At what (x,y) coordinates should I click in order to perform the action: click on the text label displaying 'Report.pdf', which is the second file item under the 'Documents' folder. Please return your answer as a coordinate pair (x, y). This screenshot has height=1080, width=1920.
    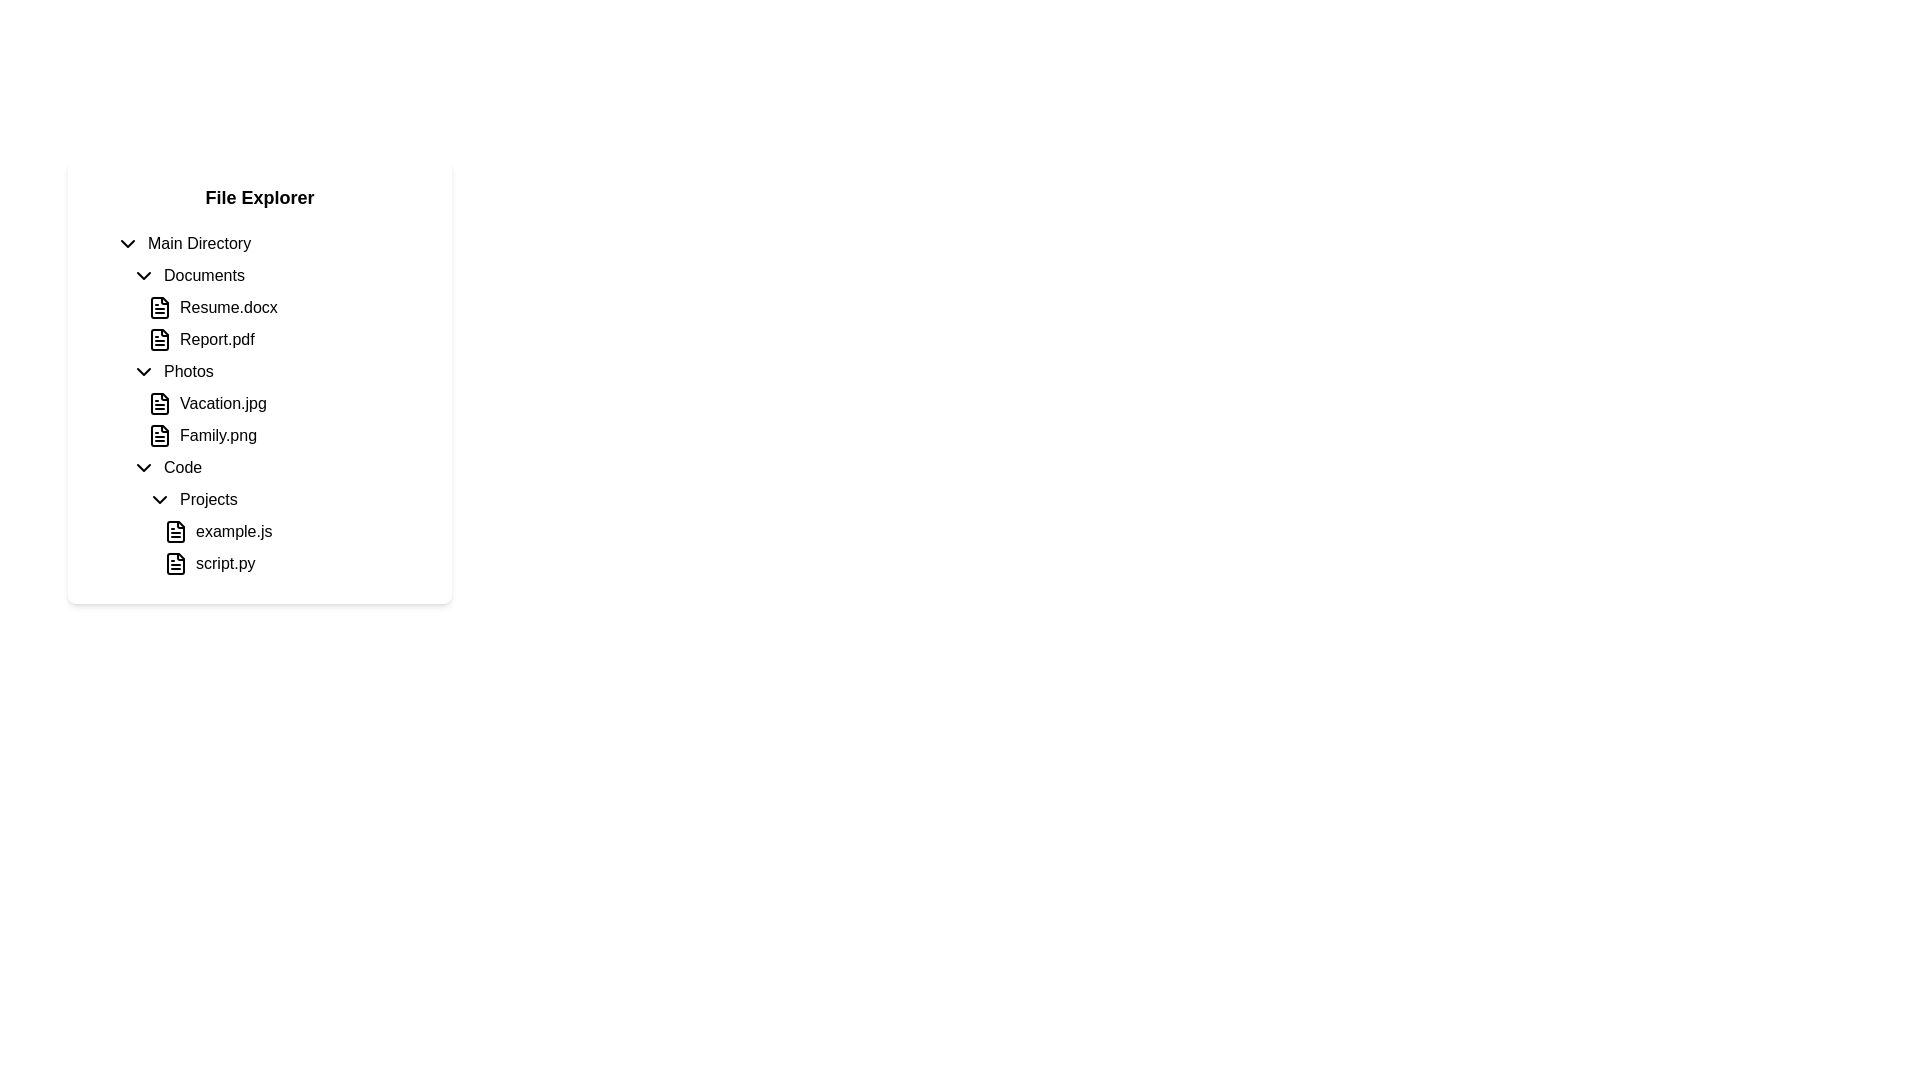
    Looking at the image, I should click on (217, 338).